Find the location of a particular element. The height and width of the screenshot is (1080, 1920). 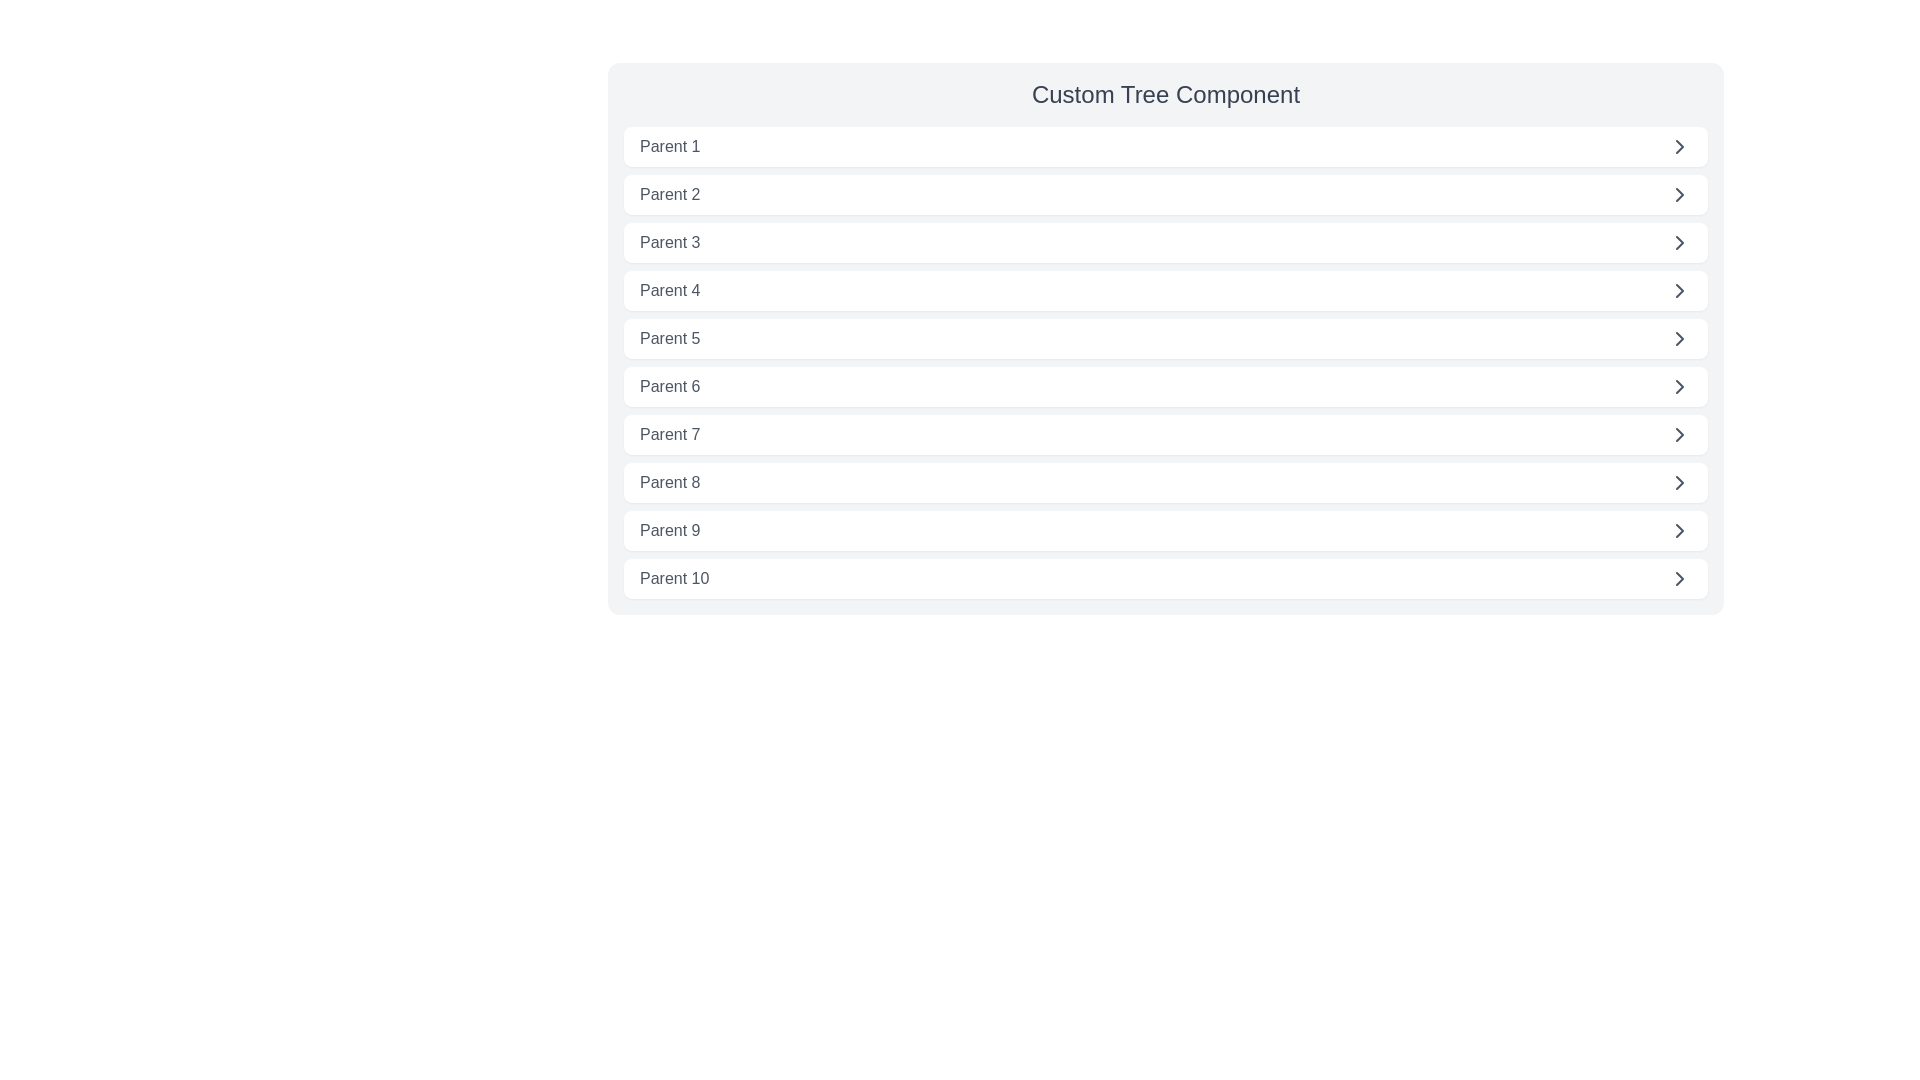

the sixth item in the 'Custom Tree Component' list is located at coordinates (1166, 386).